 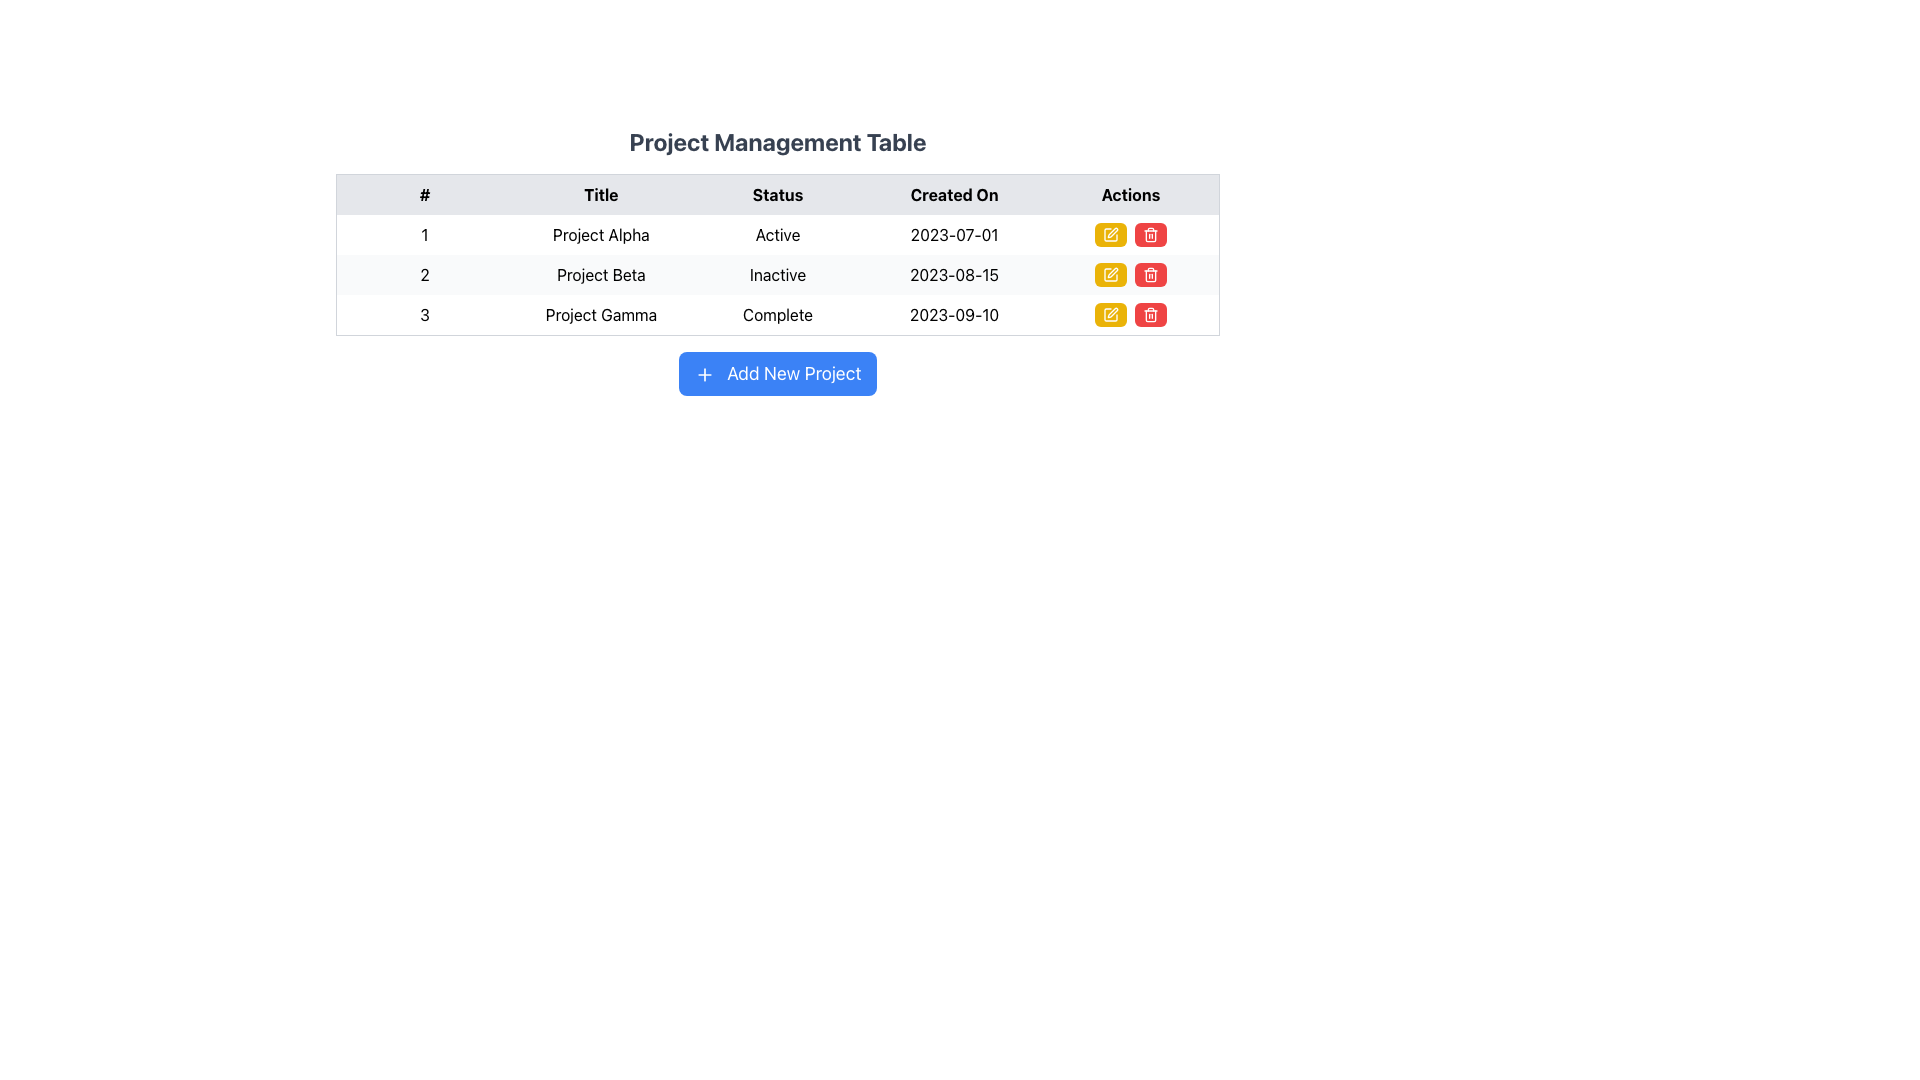 I want to click on the 'Created On' column header in the Project Management Table, which is the fourth header after '#', 'Title', and 'Status', and before 'Actions', so click(x=953, y=194).